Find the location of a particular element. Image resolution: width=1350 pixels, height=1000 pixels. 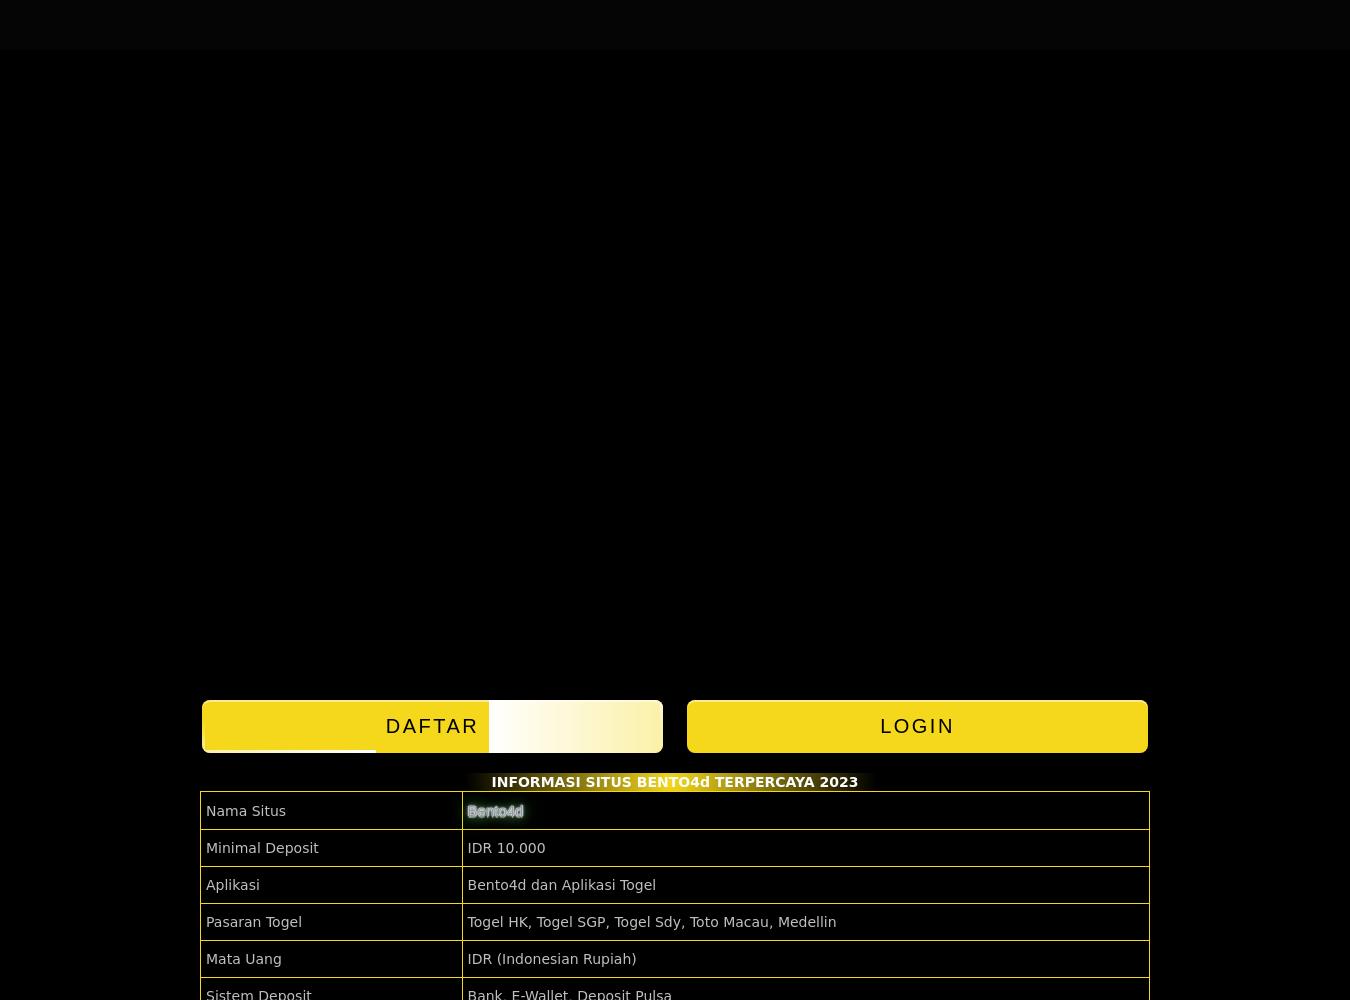

'Togel HK, Togel SGP, Togel Sdy, Toto Macau, Medellin' is located at coordinates (651, 922).